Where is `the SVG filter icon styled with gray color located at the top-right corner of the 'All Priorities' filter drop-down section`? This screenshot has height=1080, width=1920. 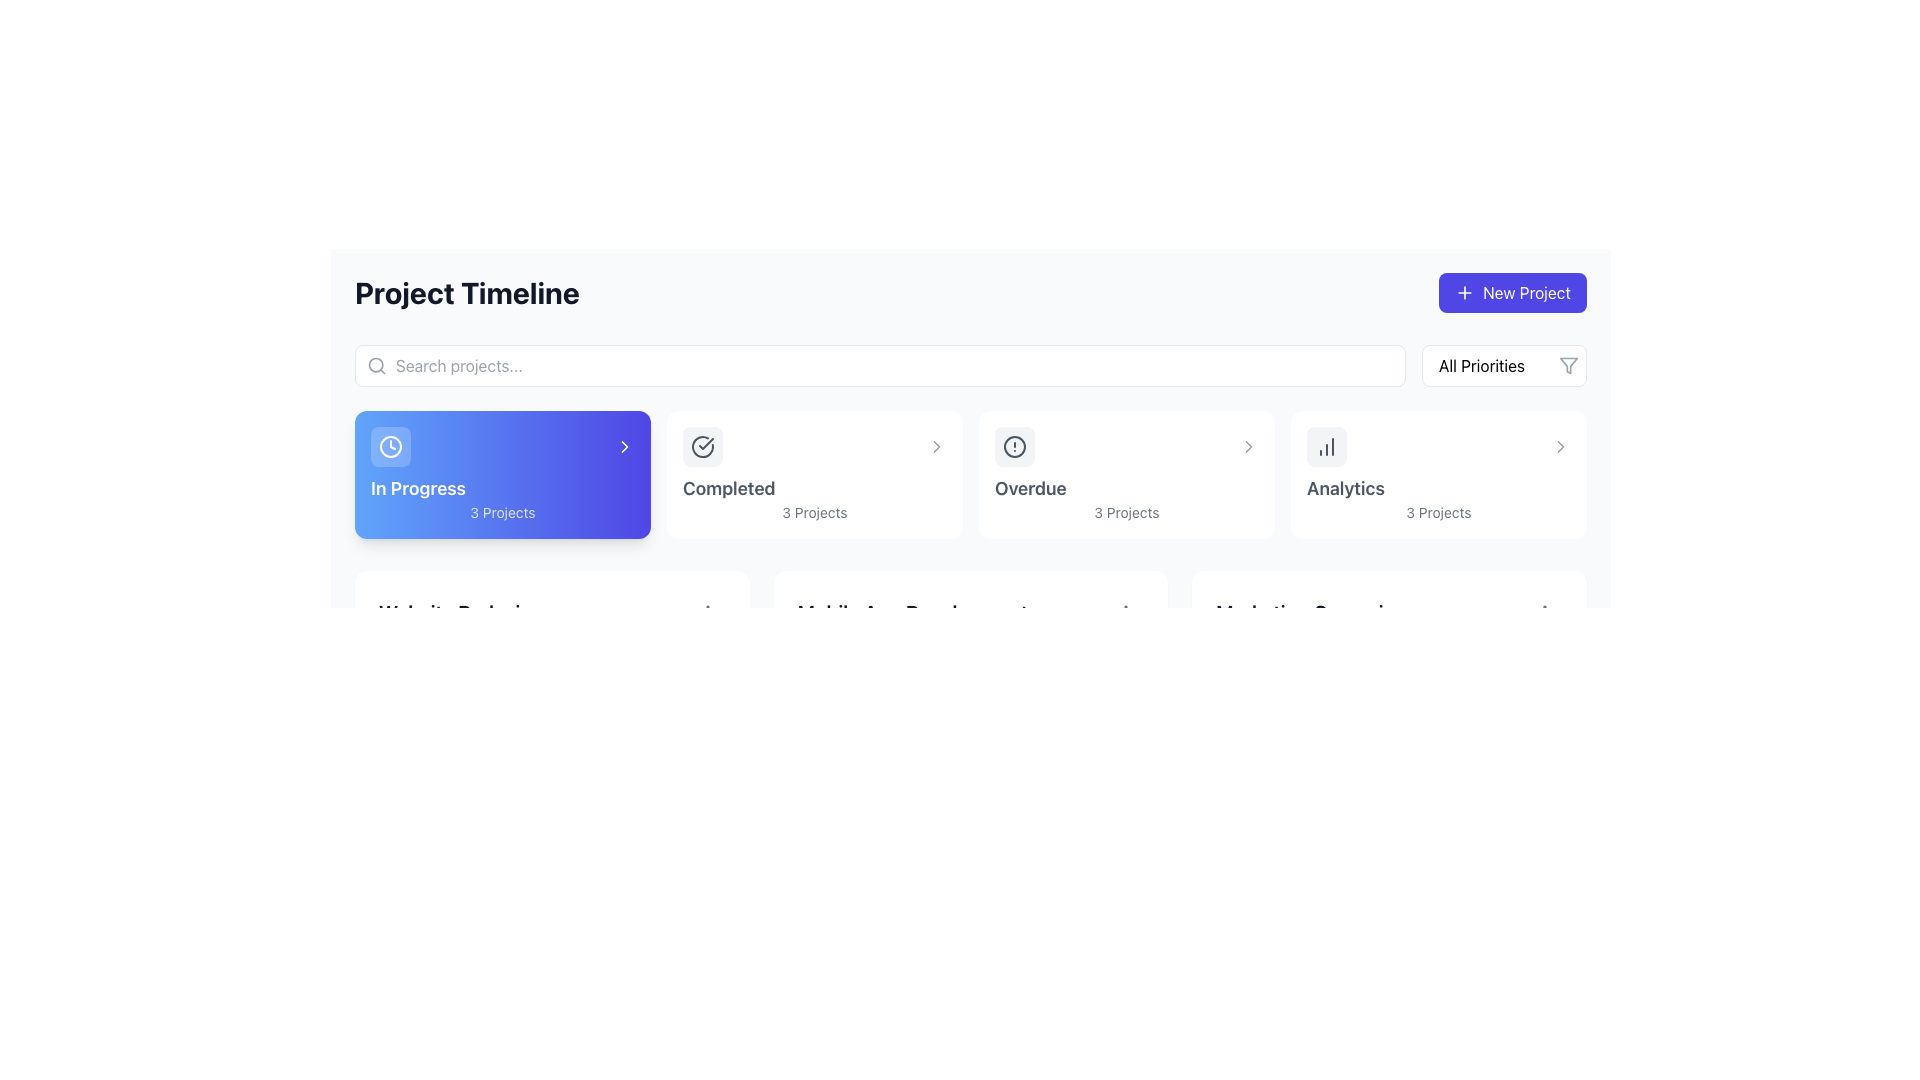 the SVG filter icon styled with gray color located at the top-right corner of the 'All Priorities' filter drop-down section is located at coordinates (1568, 366).